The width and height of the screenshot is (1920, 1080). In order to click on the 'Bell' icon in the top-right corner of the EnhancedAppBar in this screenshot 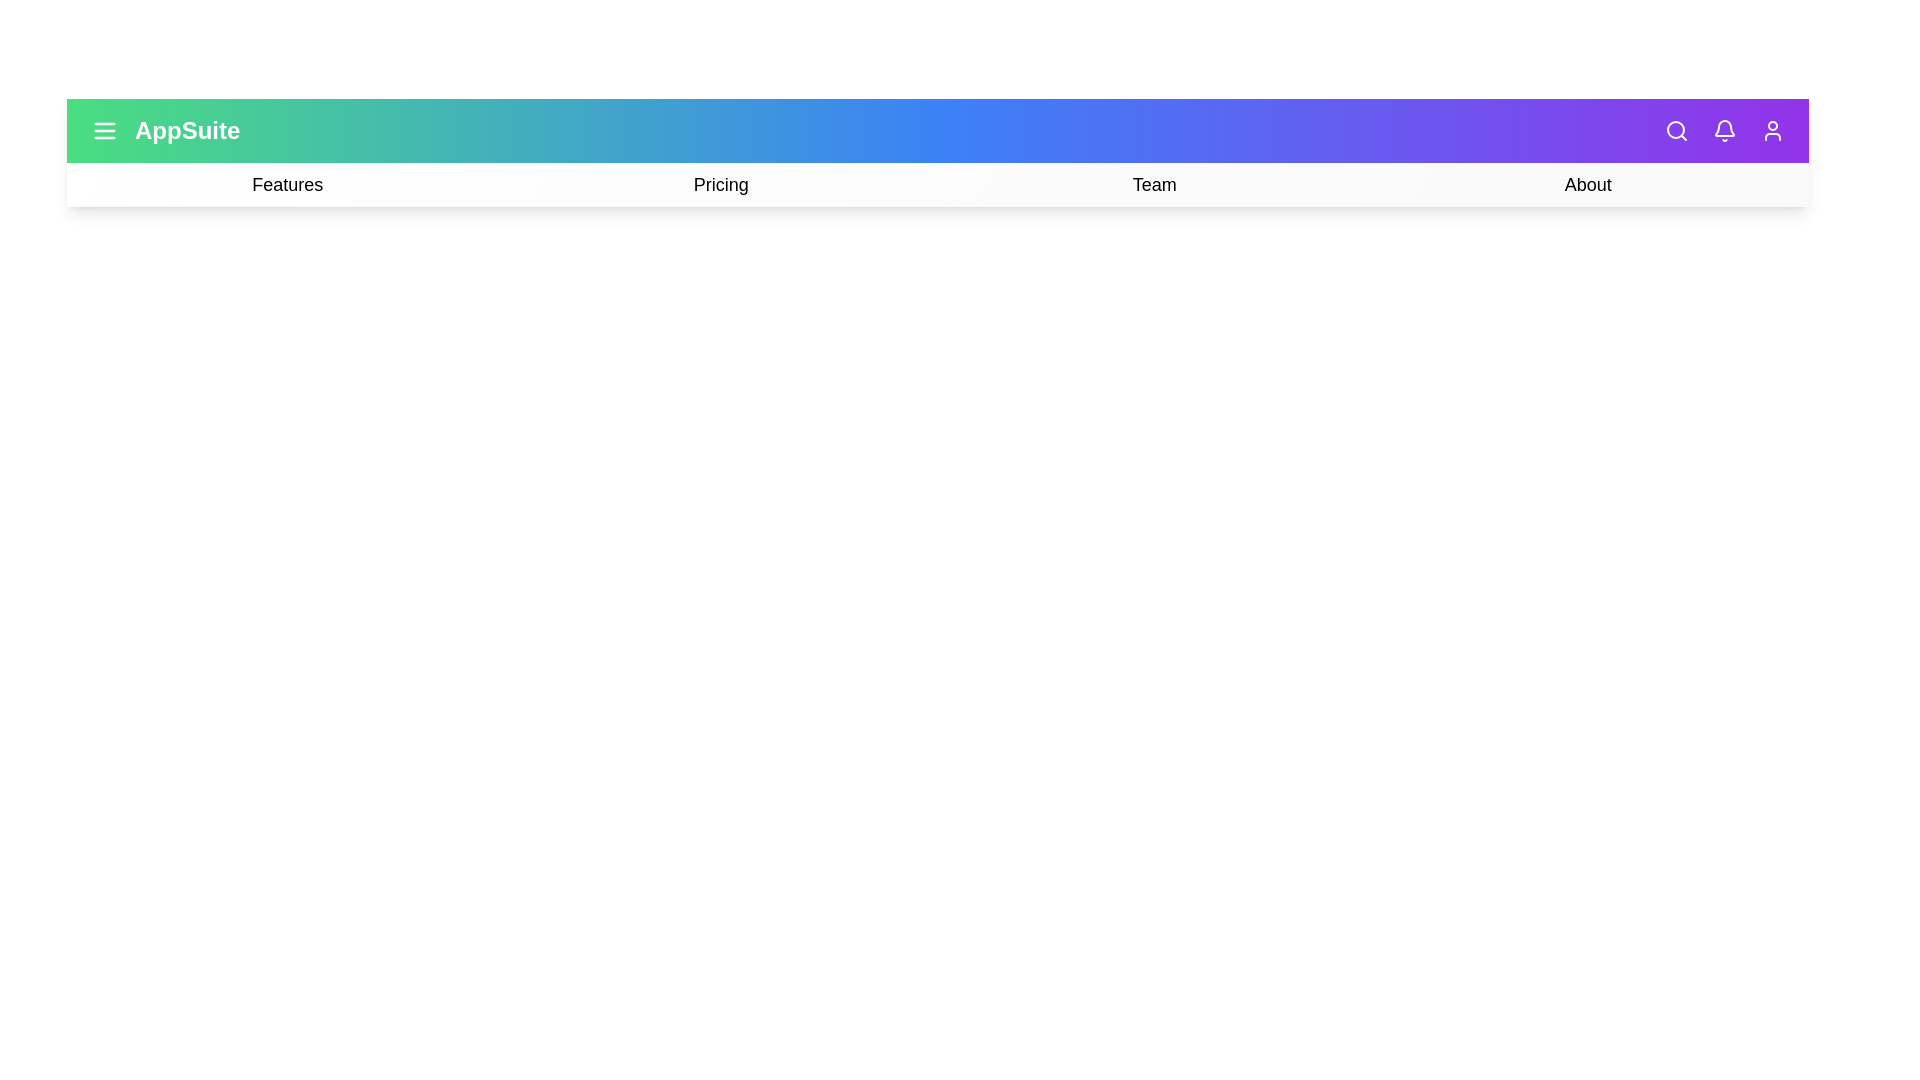, I will do `click(1723, 131)`.